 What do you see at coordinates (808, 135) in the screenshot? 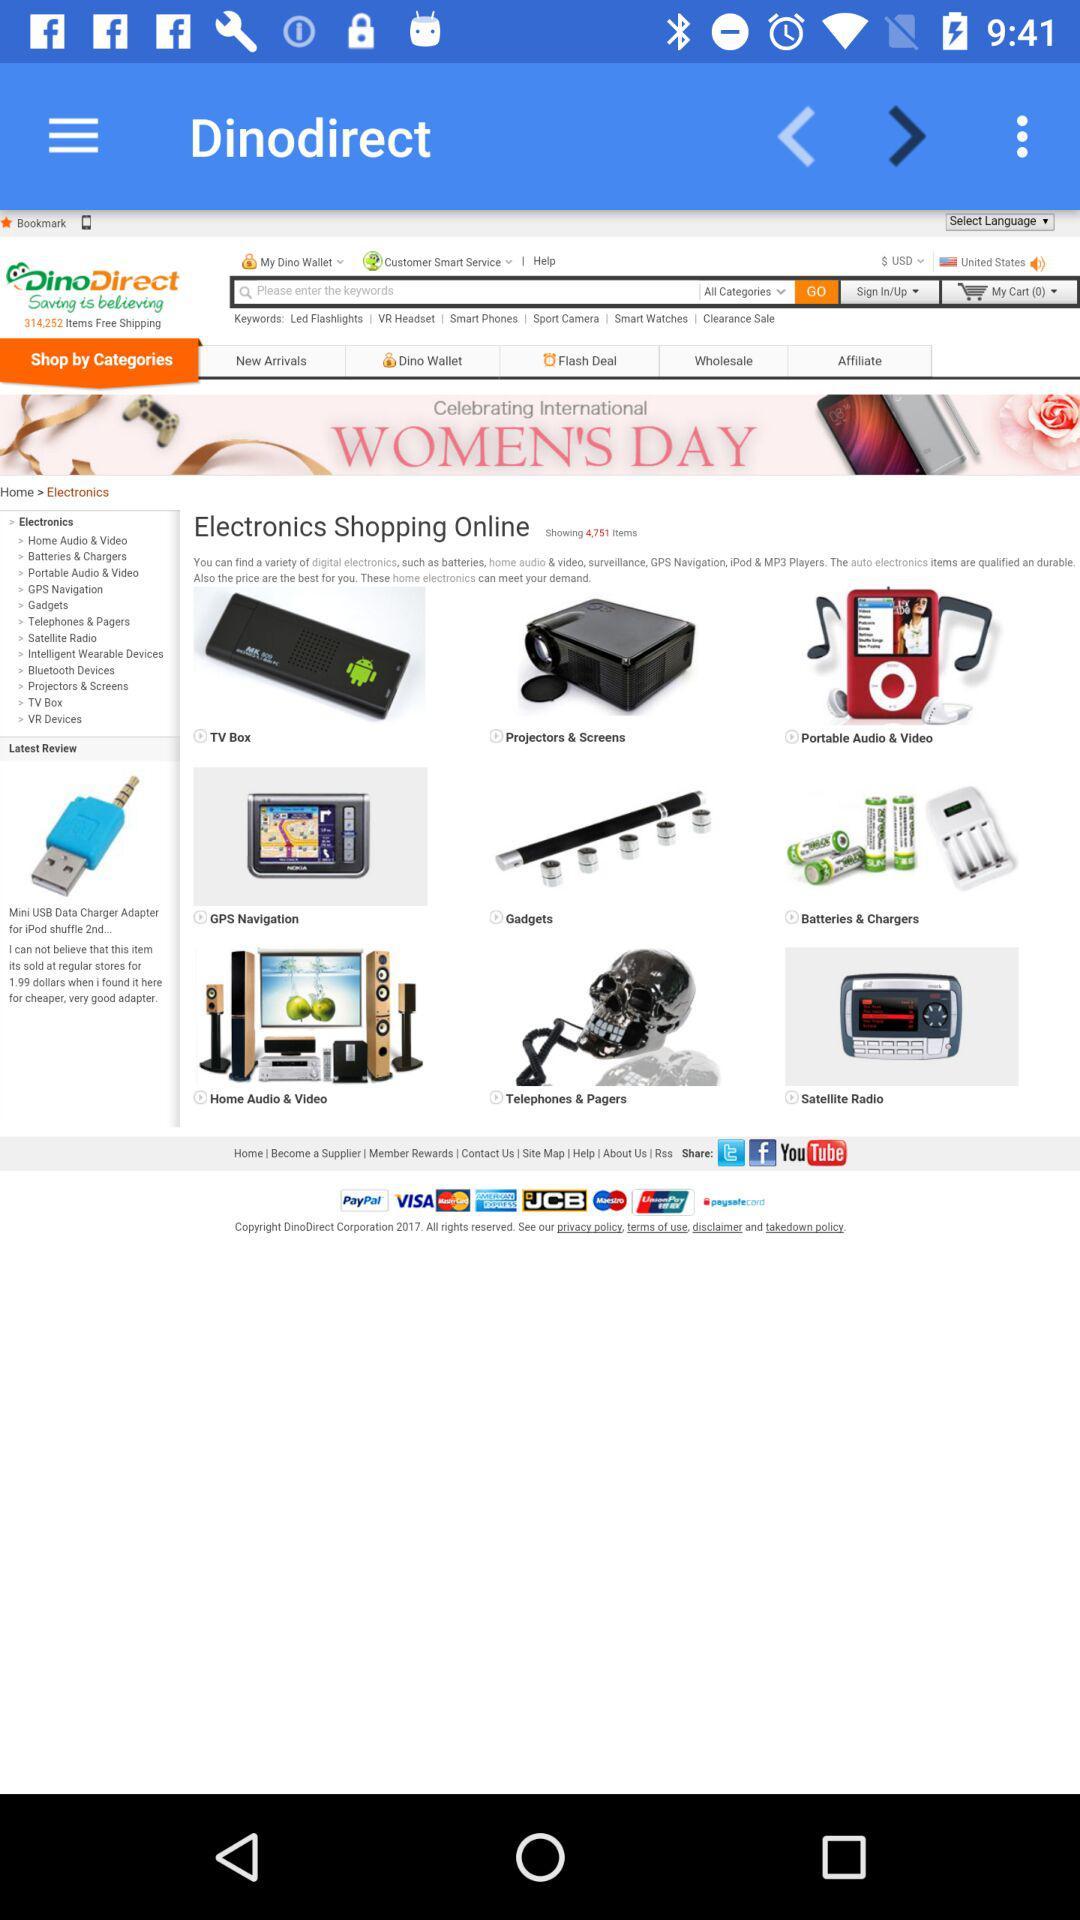
I see `backword` at bounding box center [808, 135].